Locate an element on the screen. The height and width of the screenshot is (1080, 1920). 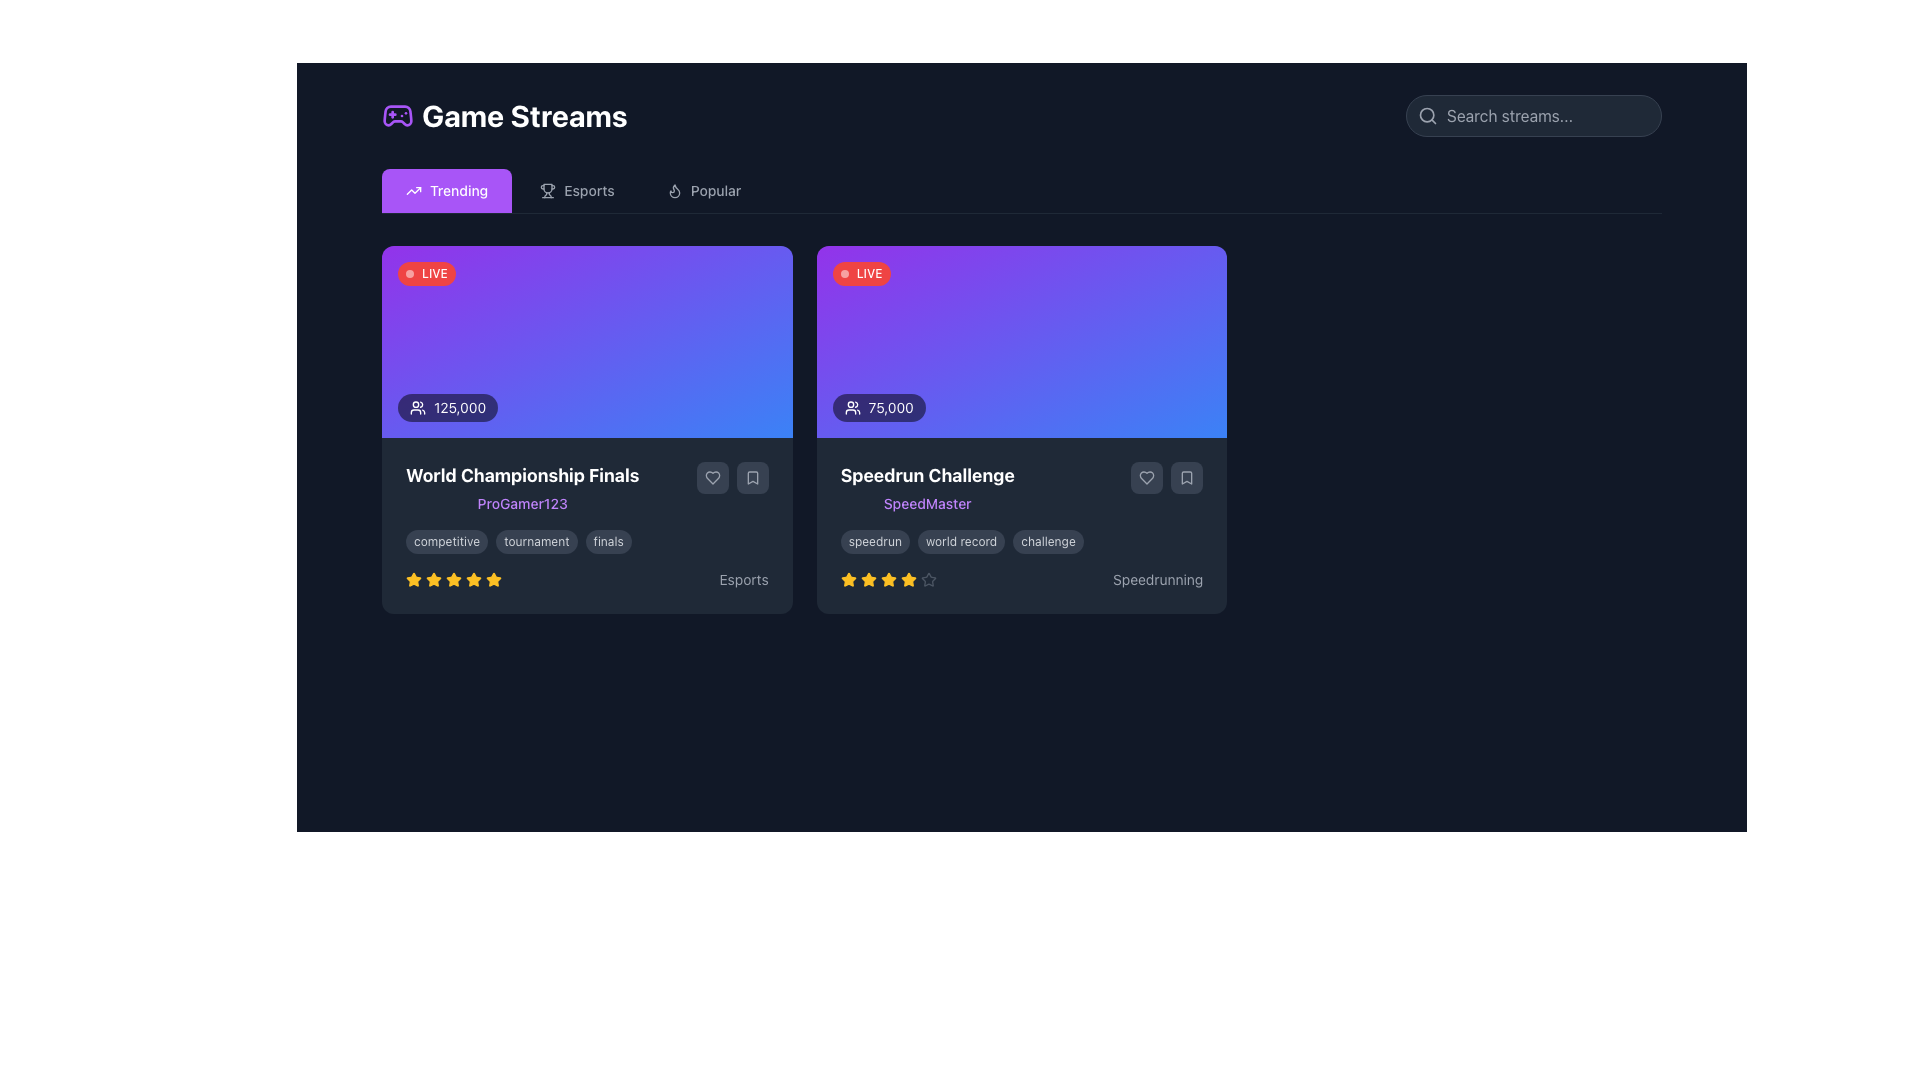
'Trending' text label, which identifies the active section for trending content in the Game Streams area is located at coordinates (458, 191).